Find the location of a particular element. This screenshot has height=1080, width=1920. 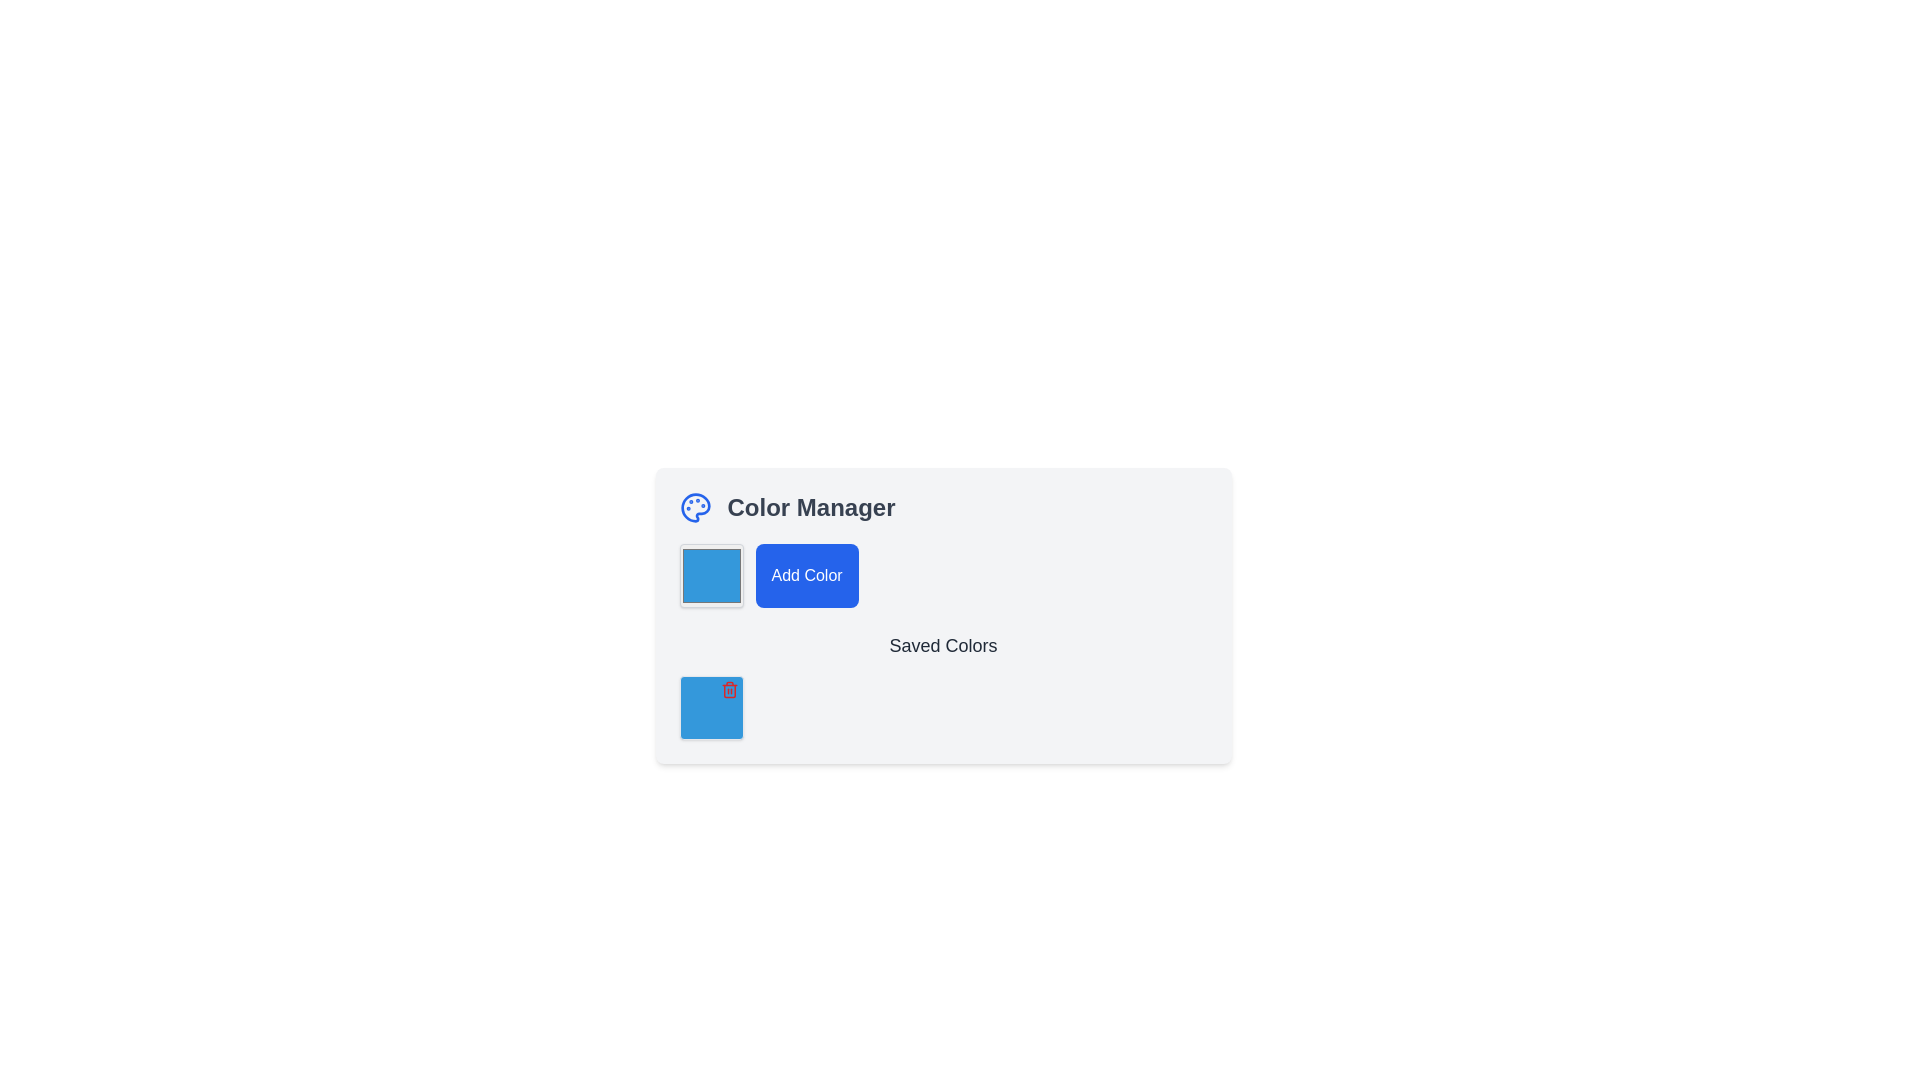

the blue color swatch, which is a square-shaped element with rounded corners and a thin gray border is located at coordinates (711, 575).